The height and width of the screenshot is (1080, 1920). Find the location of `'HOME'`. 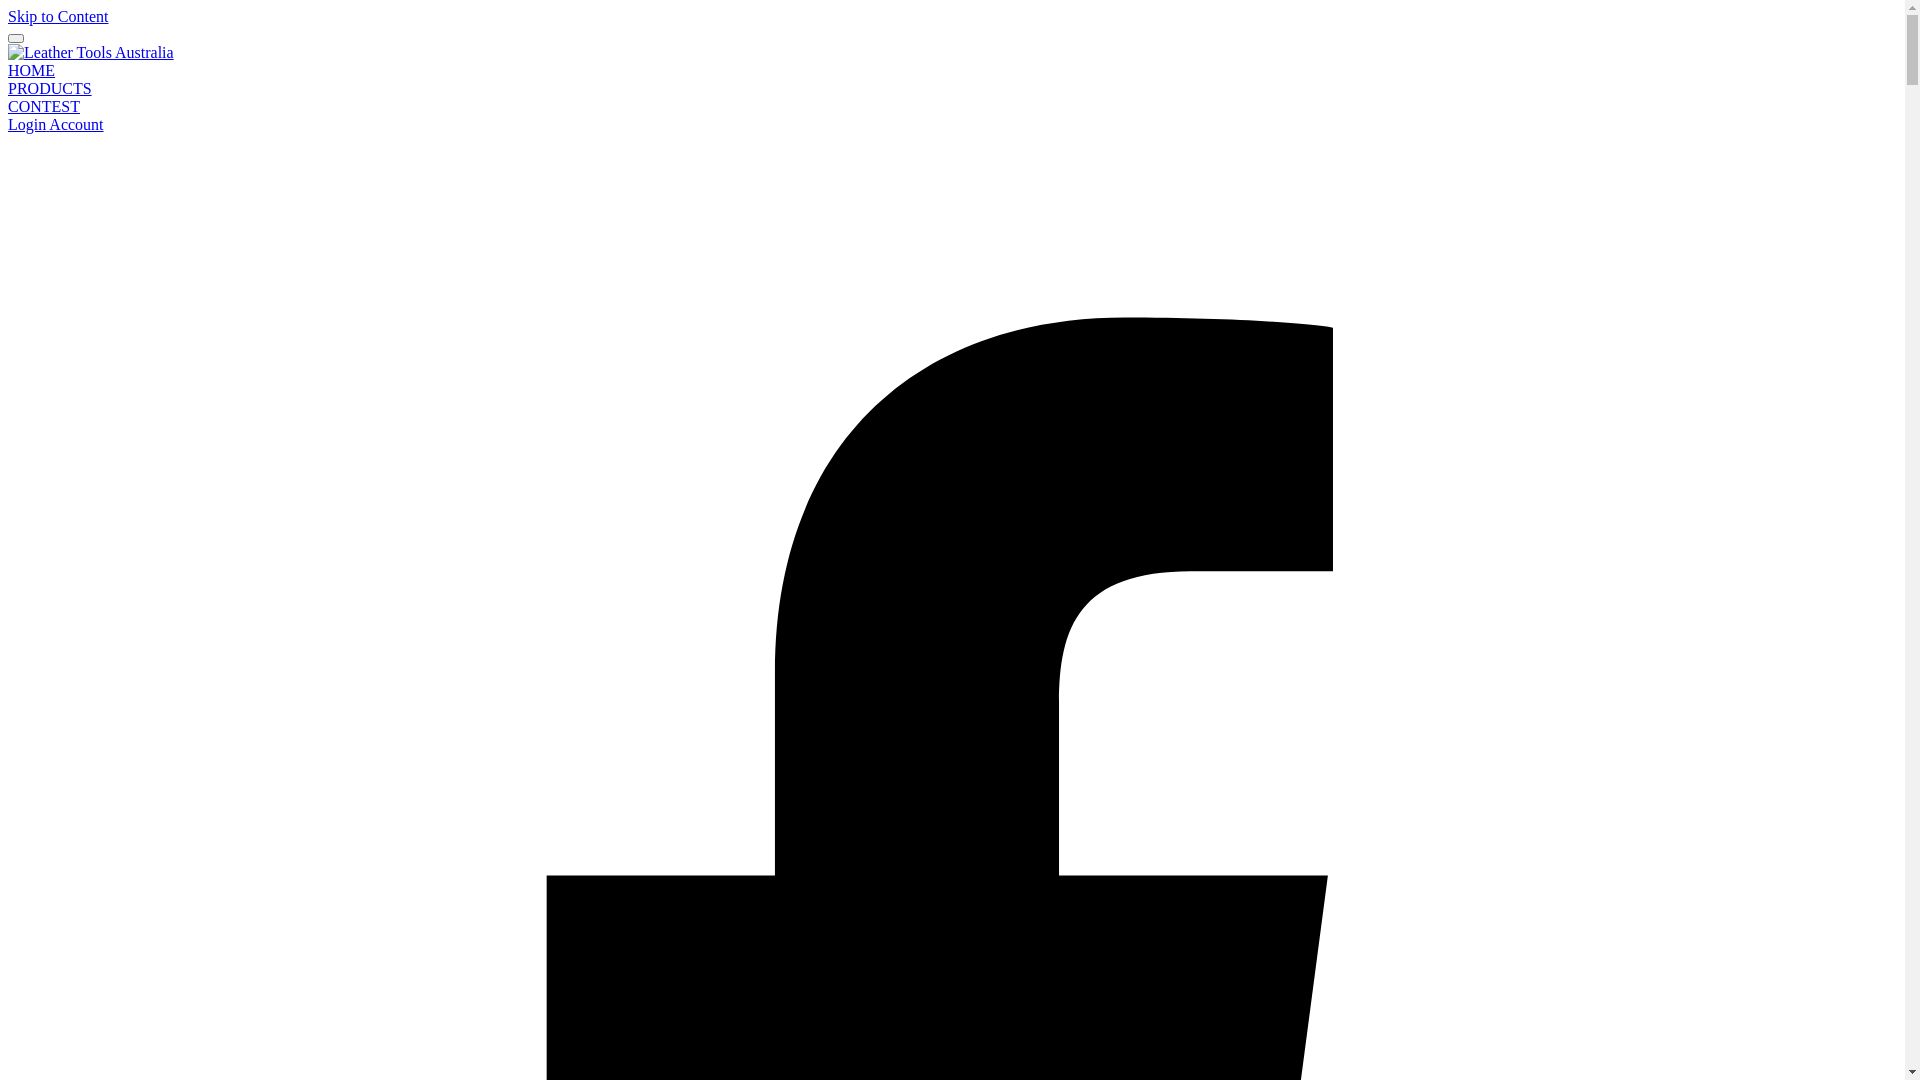

'HOME' is located at coordinates (31, 69).